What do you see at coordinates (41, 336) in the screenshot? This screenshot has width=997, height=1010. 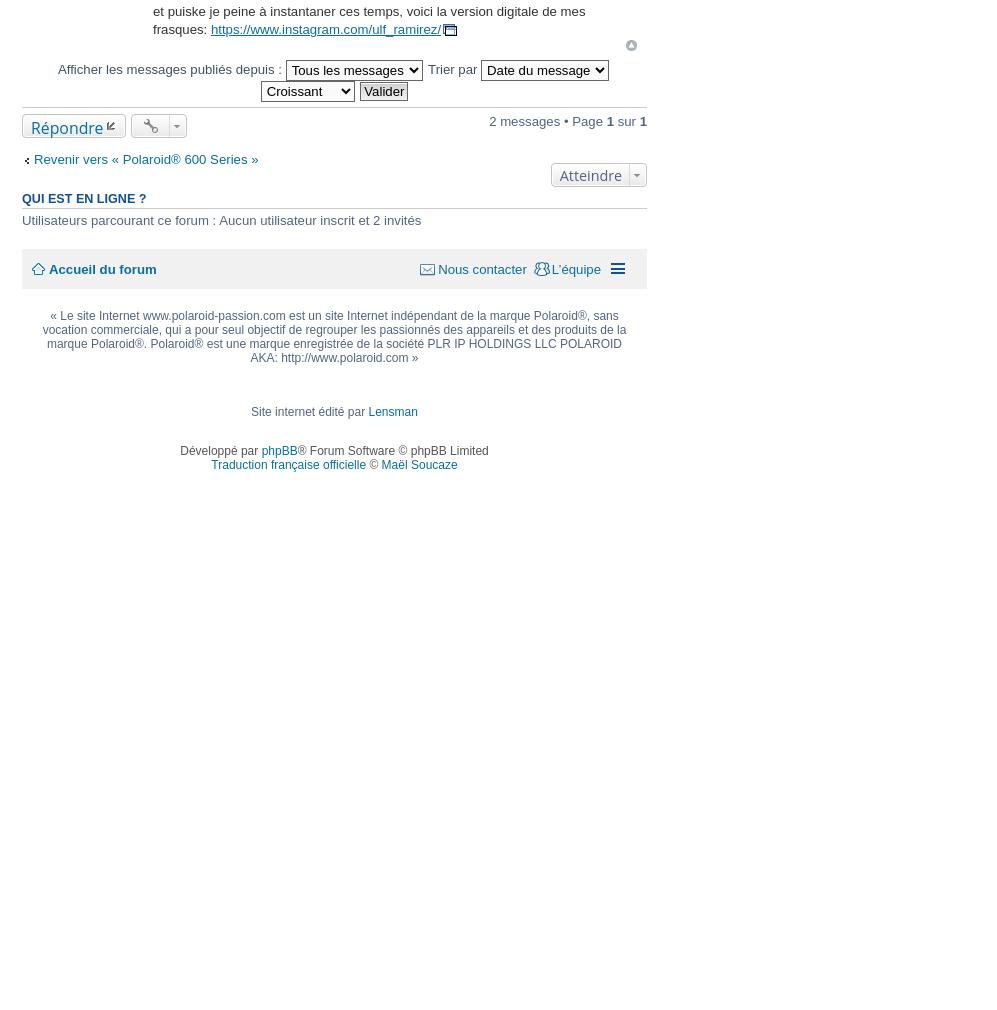 I see `'« Le site Internet www.polaroid-passion.com est un site Internet indépendant de la marque Polaroid®, sans vocation commerciale, qui a pour seul objectif de regrouper les passionnés des appareils et des produits de la marque Polaroid®. Polaroid® est une marque enregistrée de la société   PLR IP HOLDINGS LLC POLAROID AKA: http://www.polaroid.com »'` at bounding box center [41, 336].